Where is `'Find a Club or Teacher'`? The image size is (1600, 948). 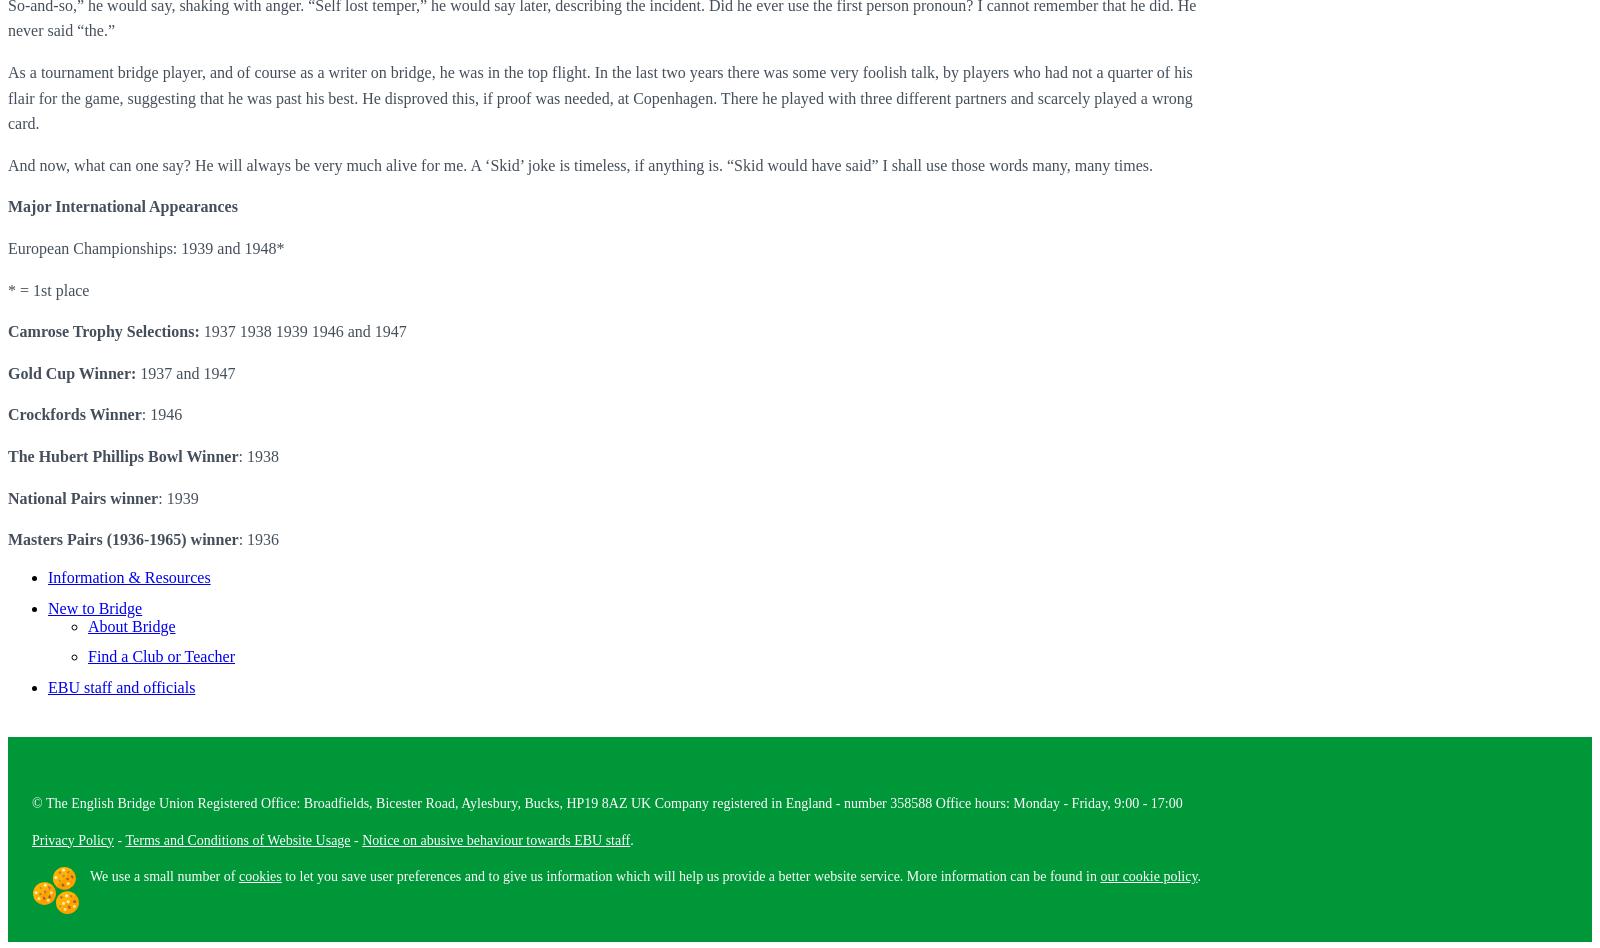
'Find a Club or Teacher' is located at coordinates (160, 655).